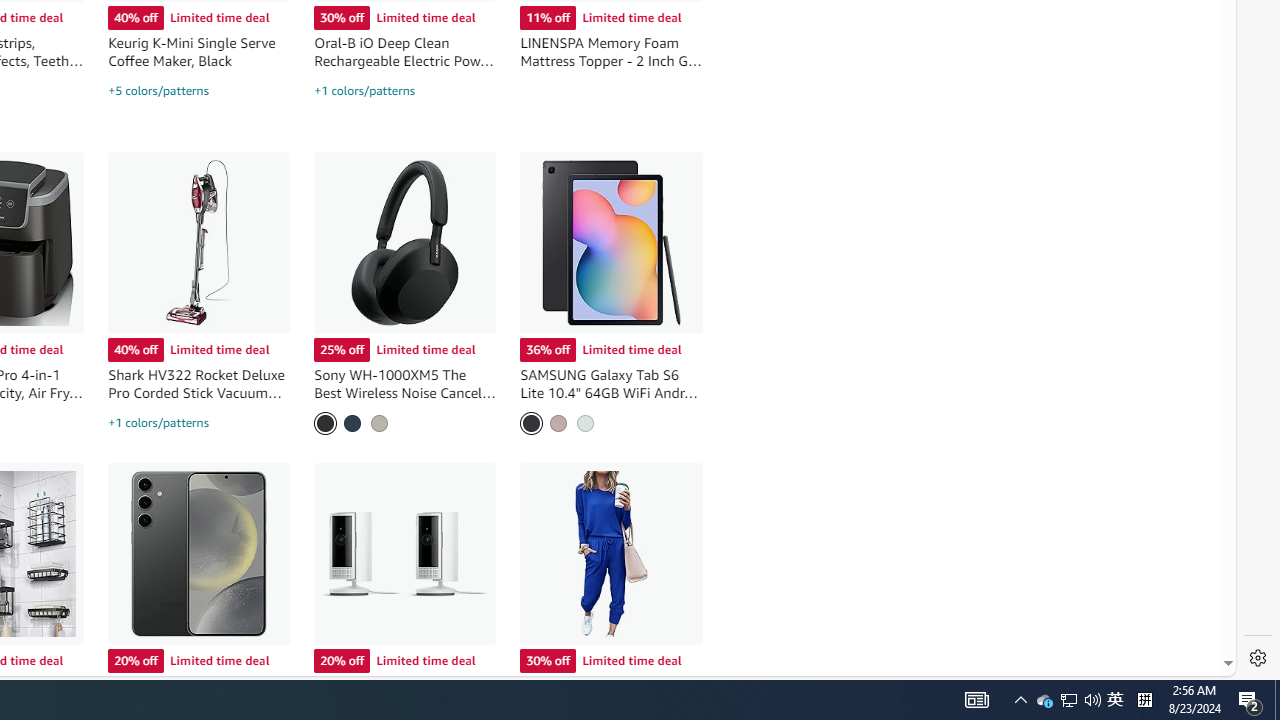 This screenshot has width=1280, height=720. Describe the element at coordinates (157, 90) in the screenshot. I see `'+5 colors/patterns'` at that location.